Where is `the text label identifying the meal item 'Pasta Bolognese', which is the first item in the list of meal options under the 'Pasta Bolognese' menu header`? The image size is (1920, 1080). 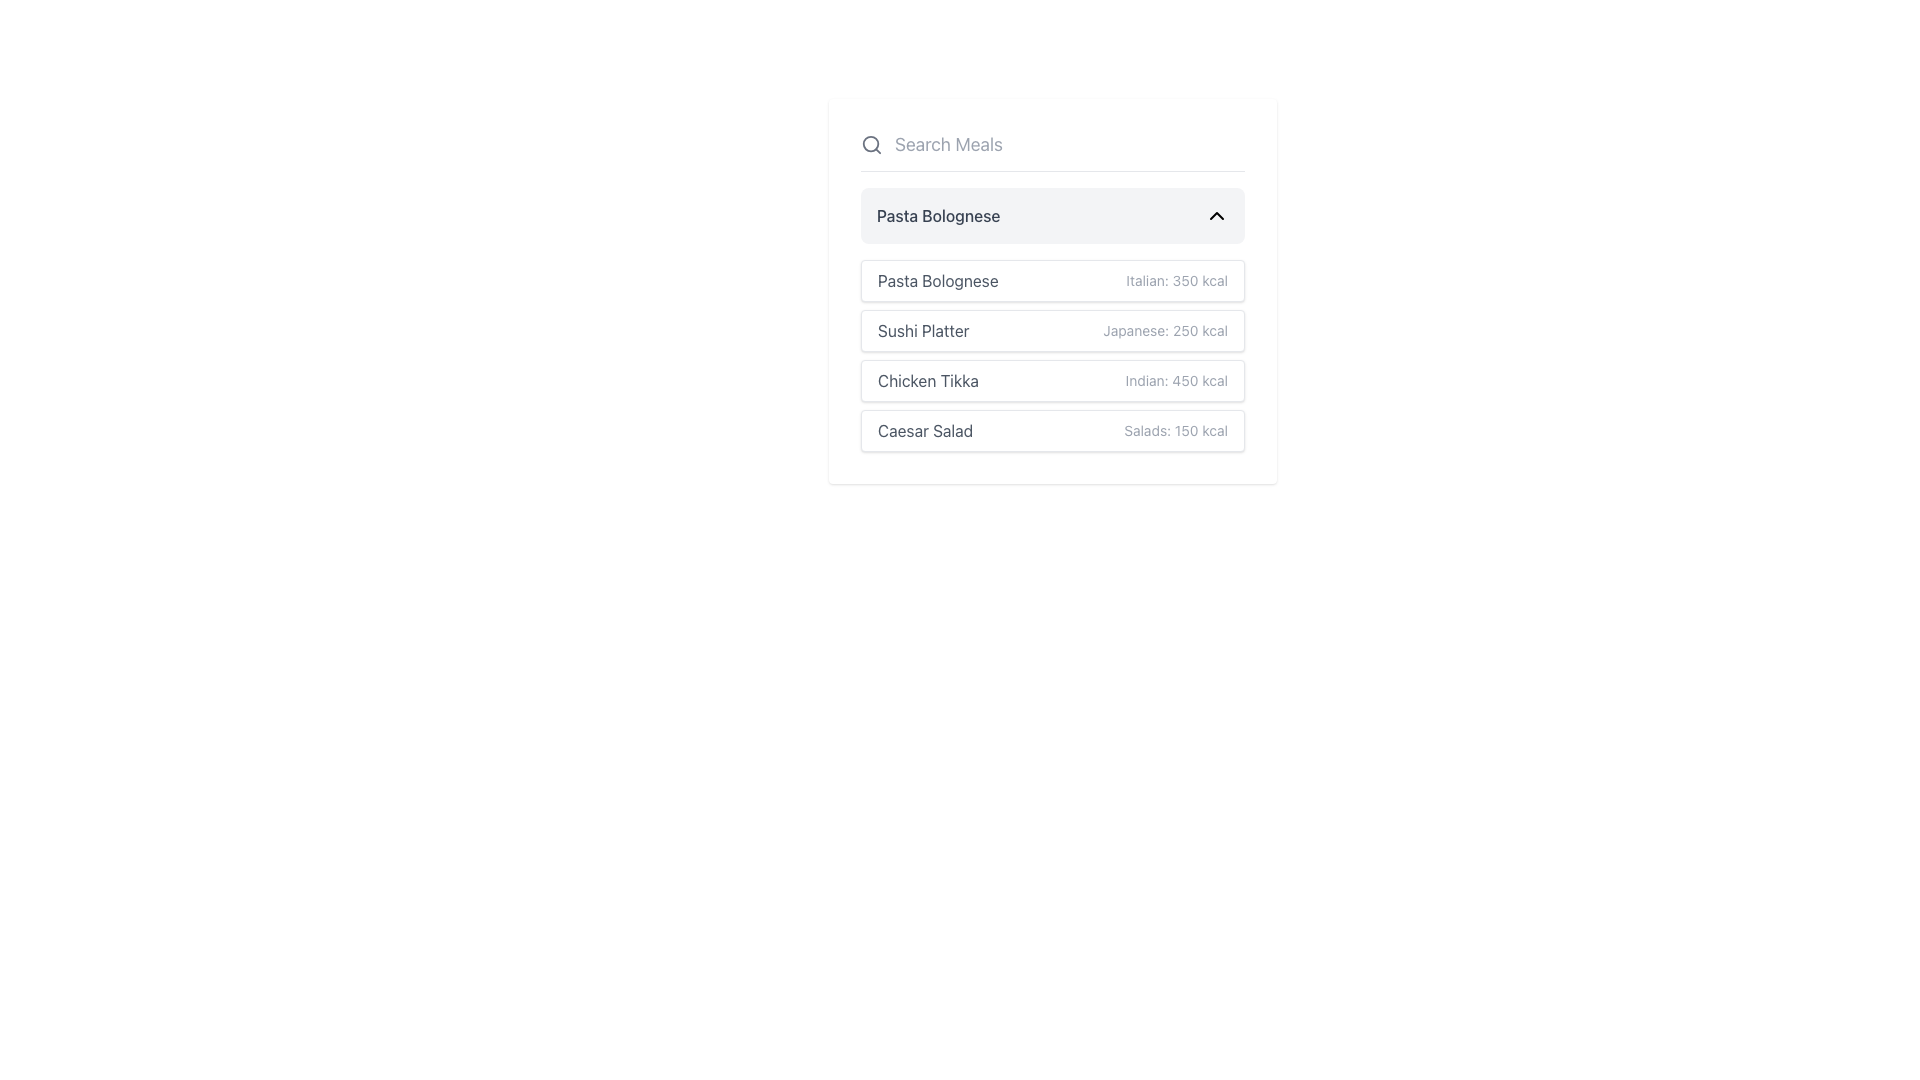 the text label identifying the meal item 'Pasta Bolognese', which is the first item in the list of meal options under the 'Pasta Bolognese' menu header is located at coordinates (937, 281).